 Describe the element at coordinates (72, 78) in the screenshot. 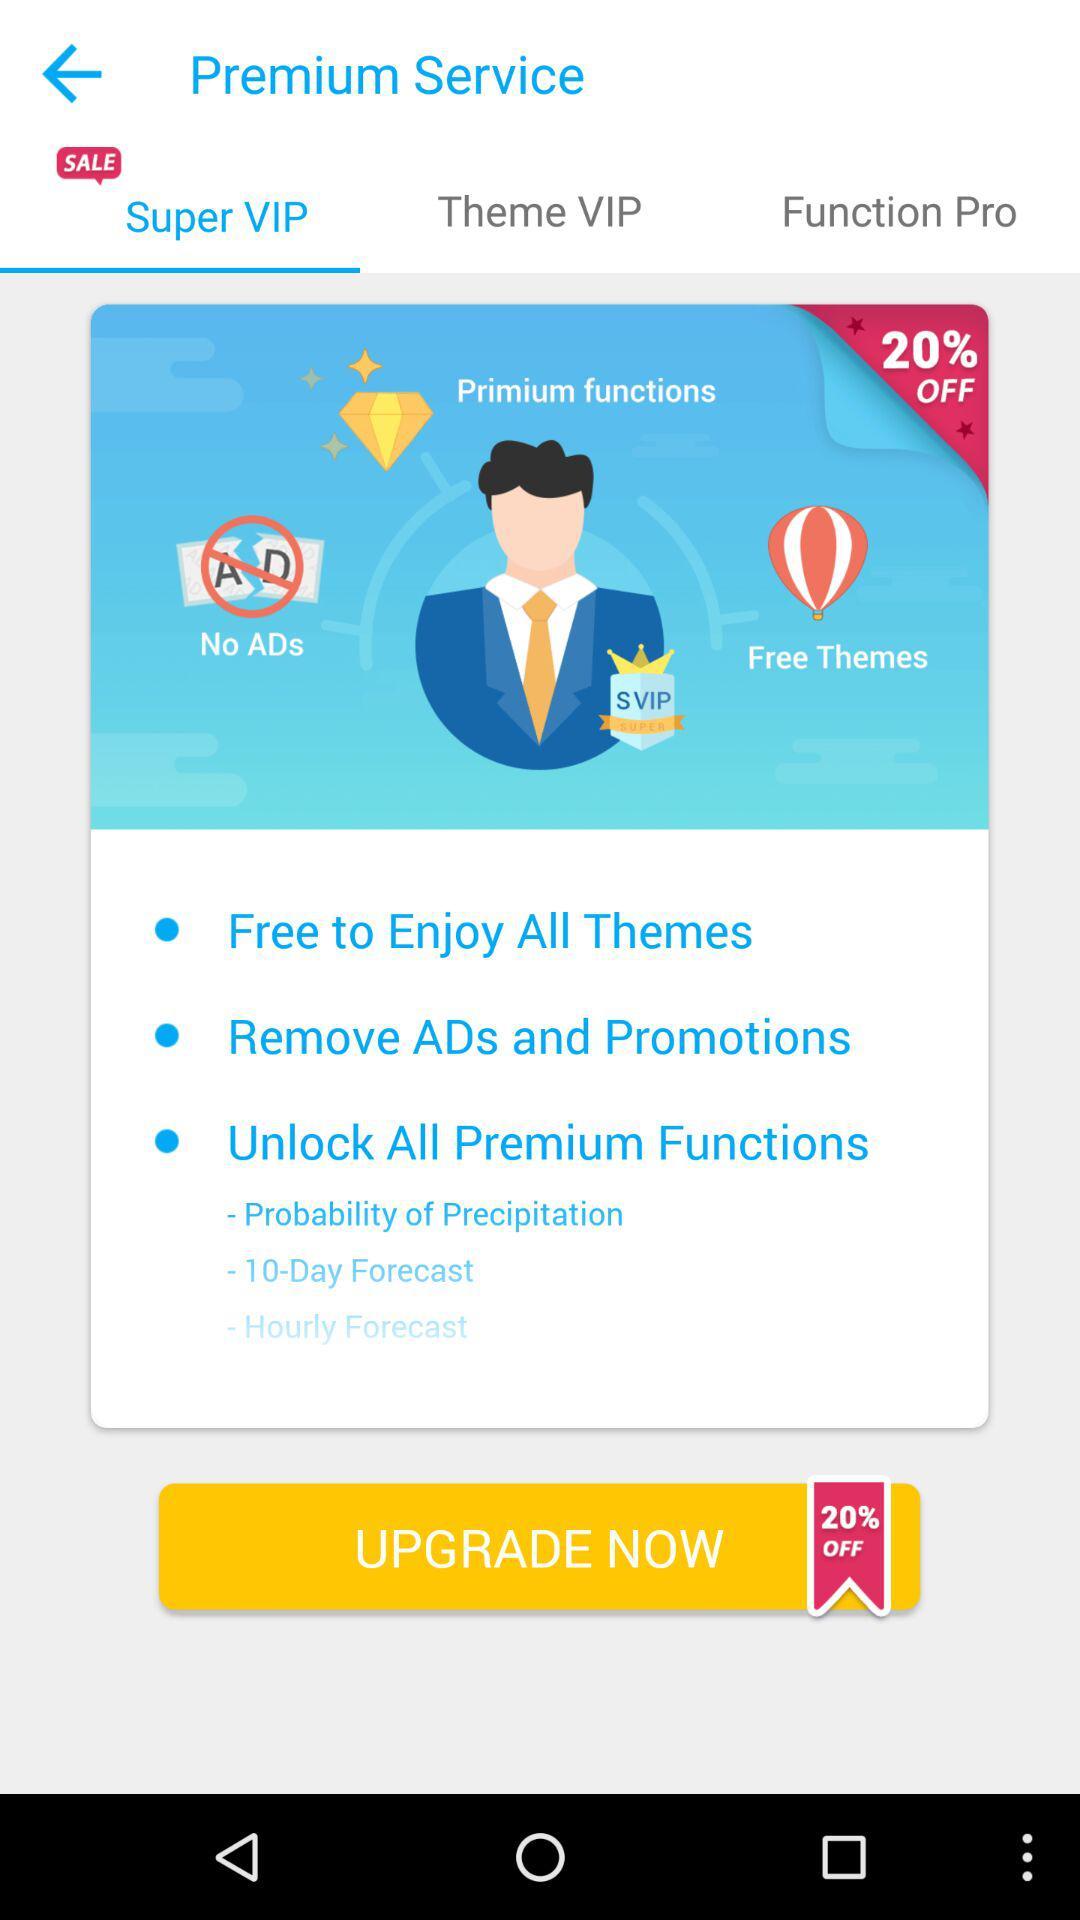

I see `the arrow_backward icon` at that location.